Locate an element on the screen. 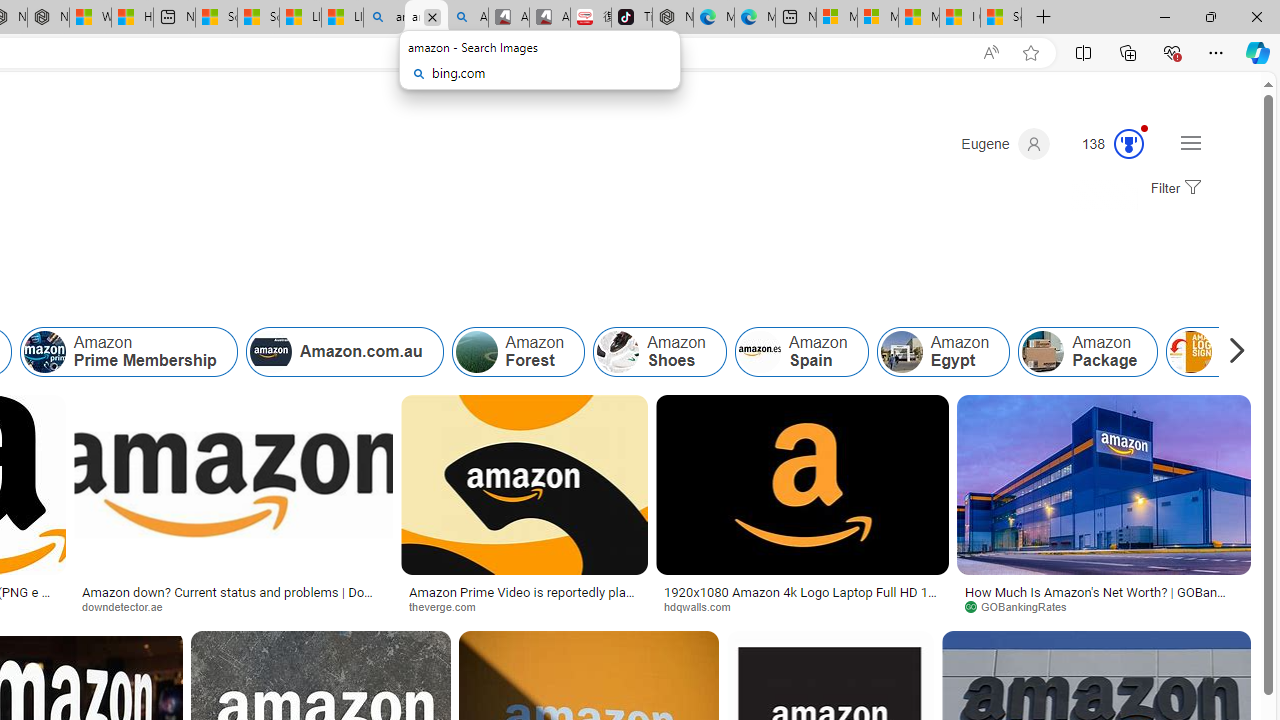  'Amazon Shoes' is located at coordinates (659, 351).